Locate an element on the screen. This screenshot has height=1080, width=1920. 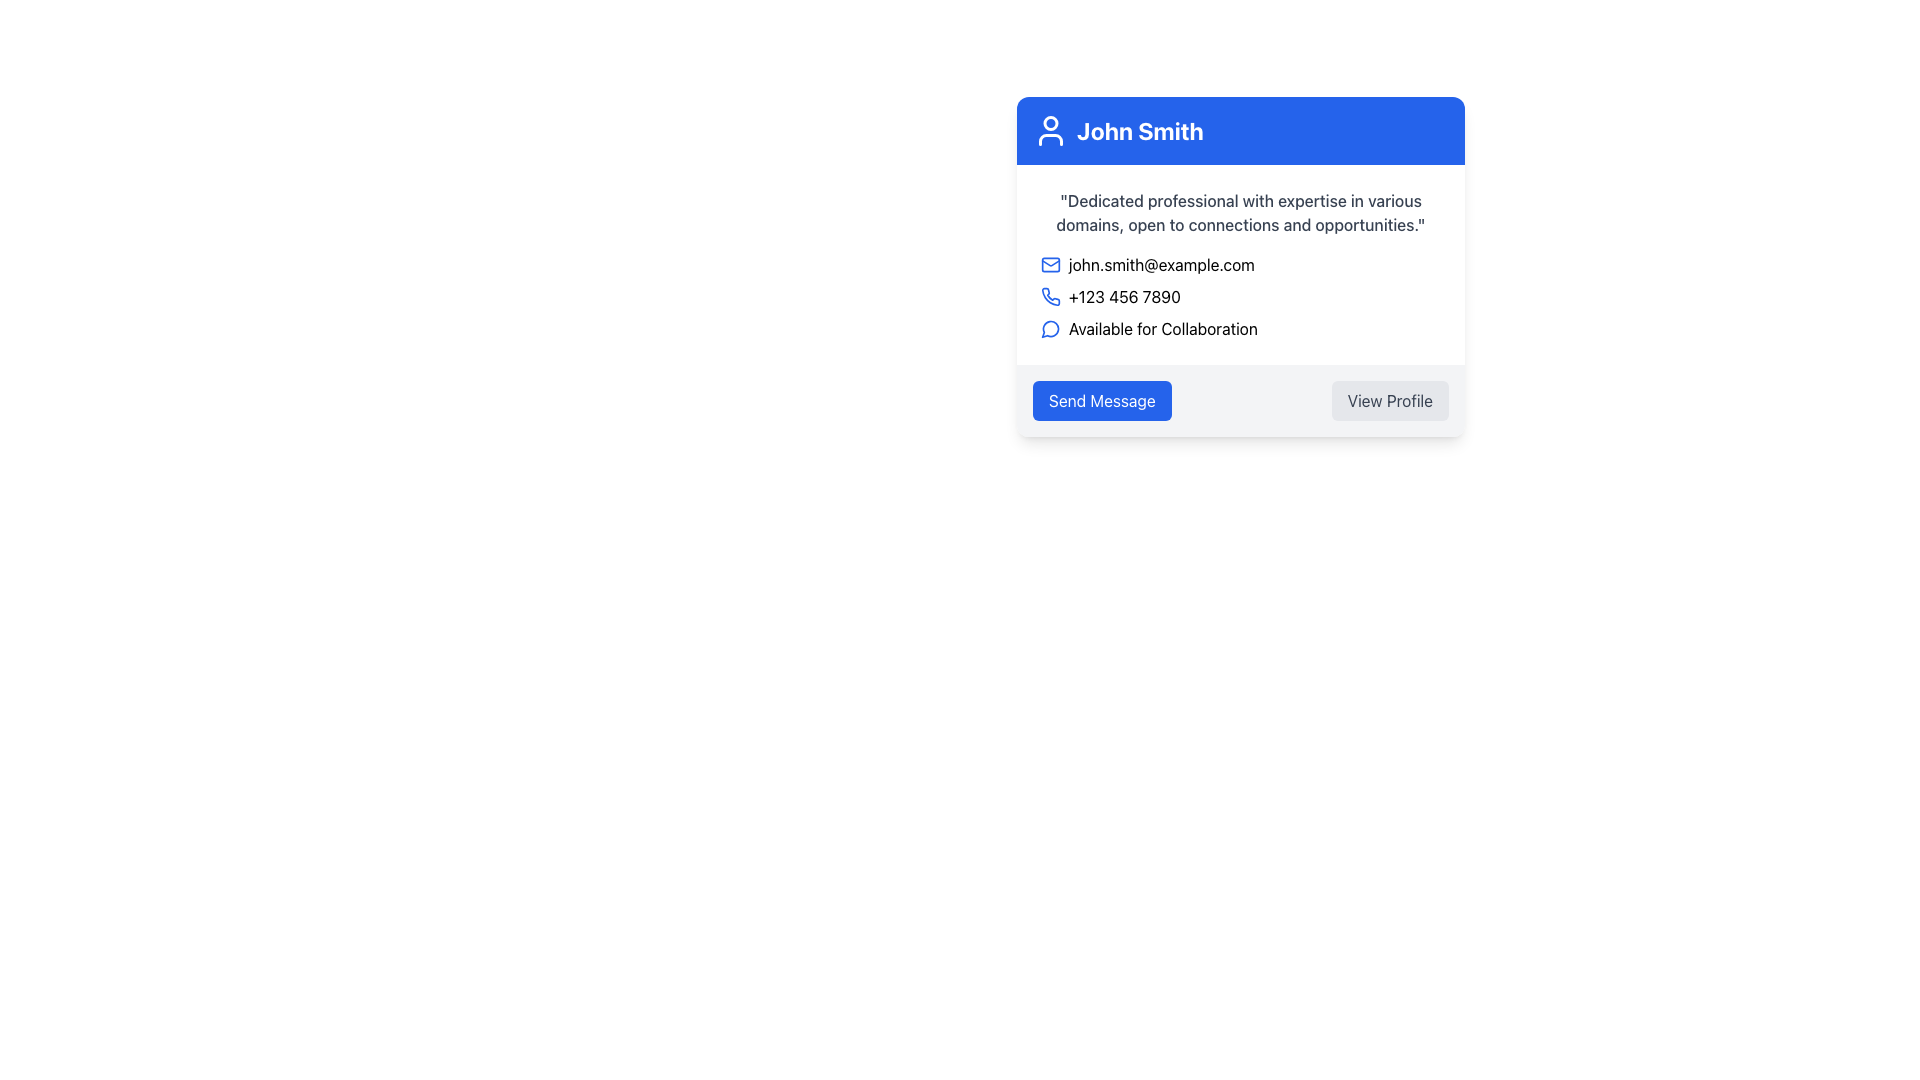
the email address text label located at the top of the contact information section in the profile card to initiate copying the email address is located at coordinates (1240, 264).